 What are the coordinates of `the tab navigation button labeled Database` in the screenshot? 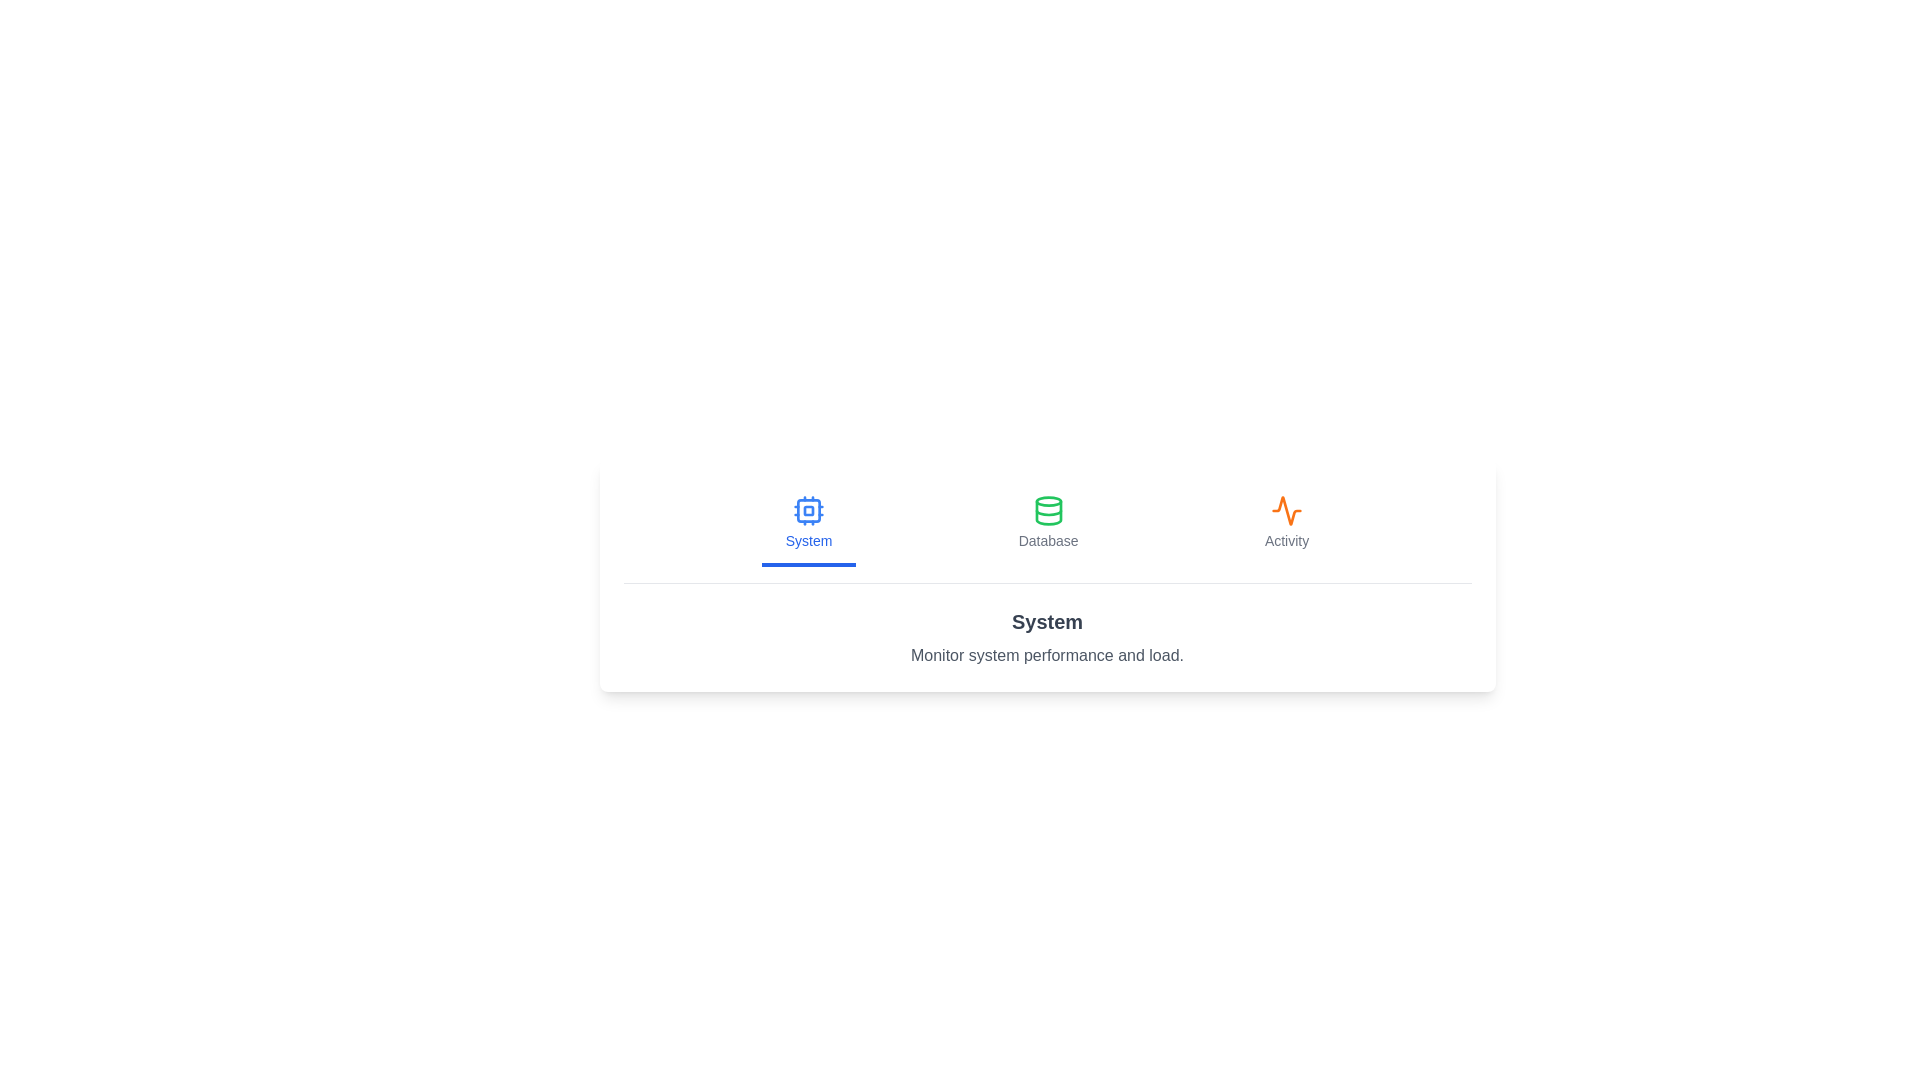 It's located at (1047, 523).